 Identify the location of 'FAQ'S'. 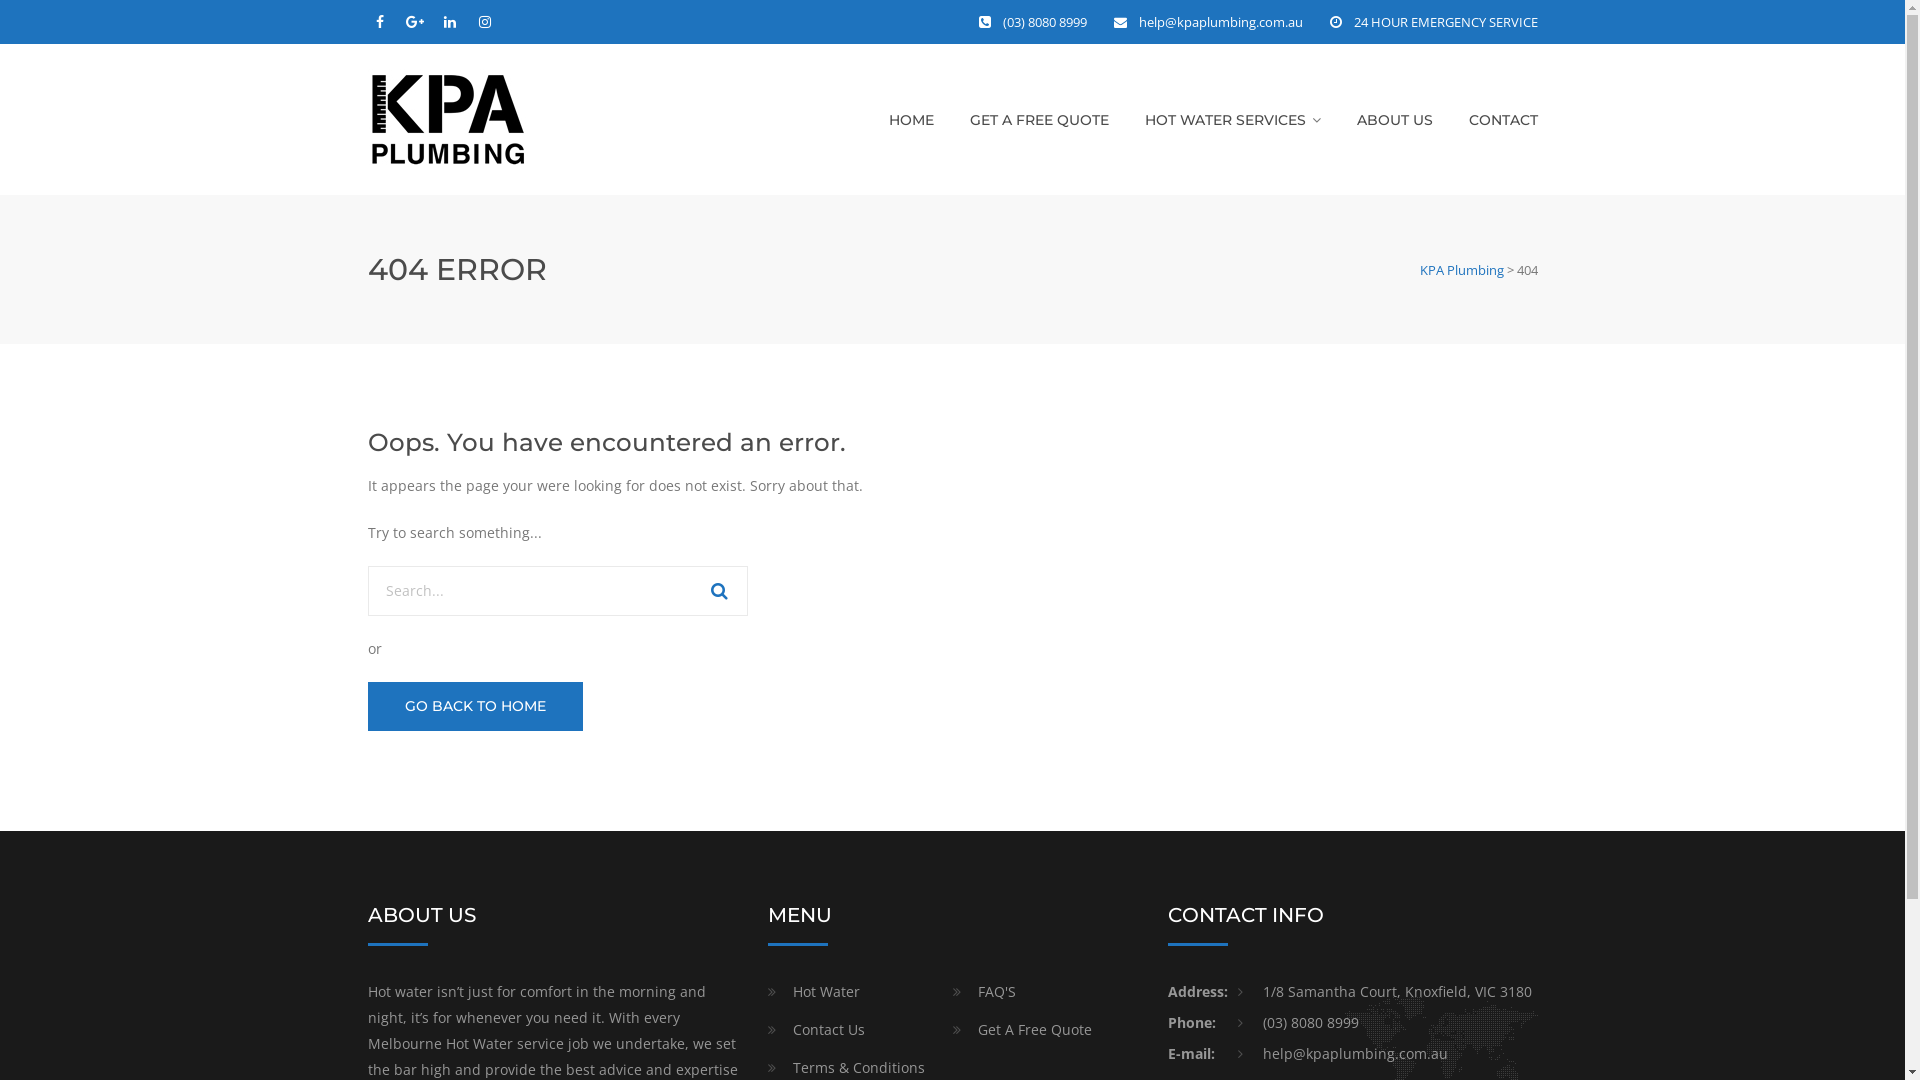
(983, 991).